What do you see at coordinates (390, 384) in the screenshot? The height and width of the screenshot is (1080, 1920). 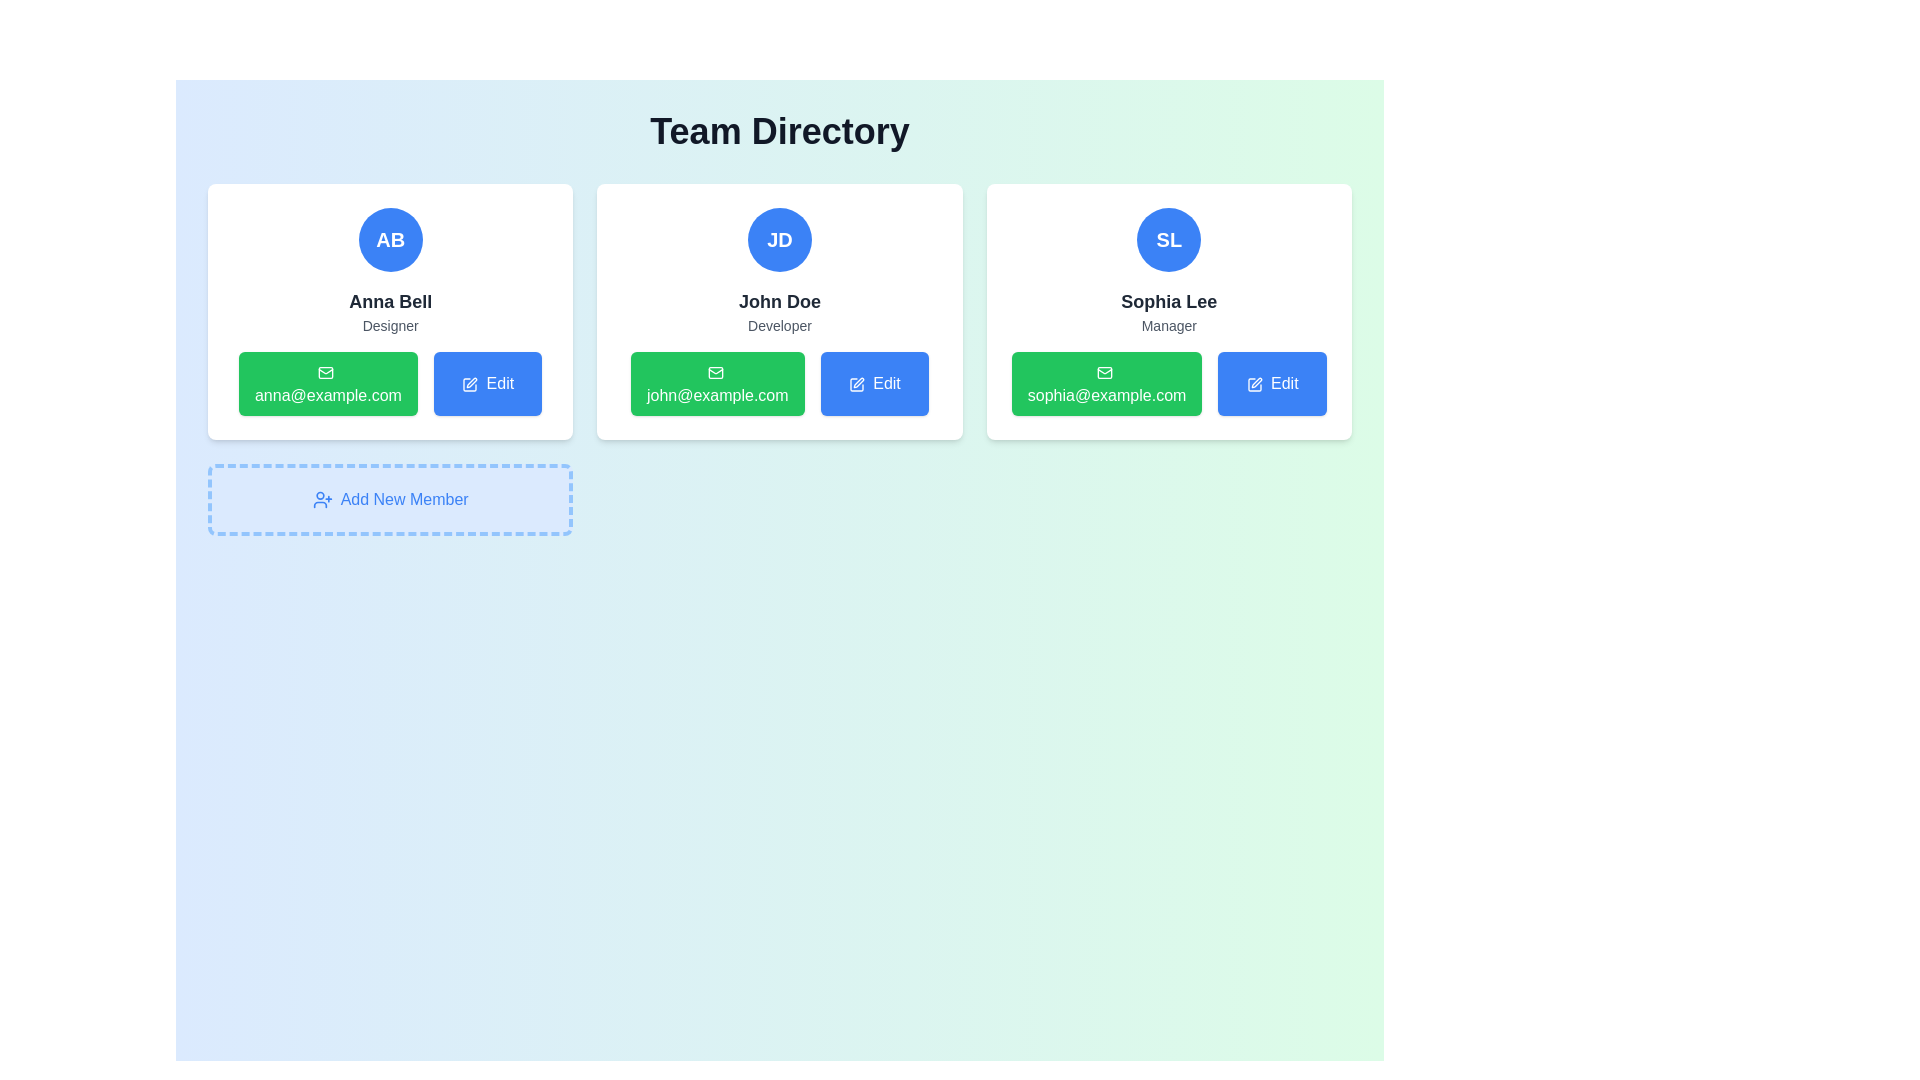 I see `the email button located within Anna Bell's profile card` at bounding box center [390, 384].